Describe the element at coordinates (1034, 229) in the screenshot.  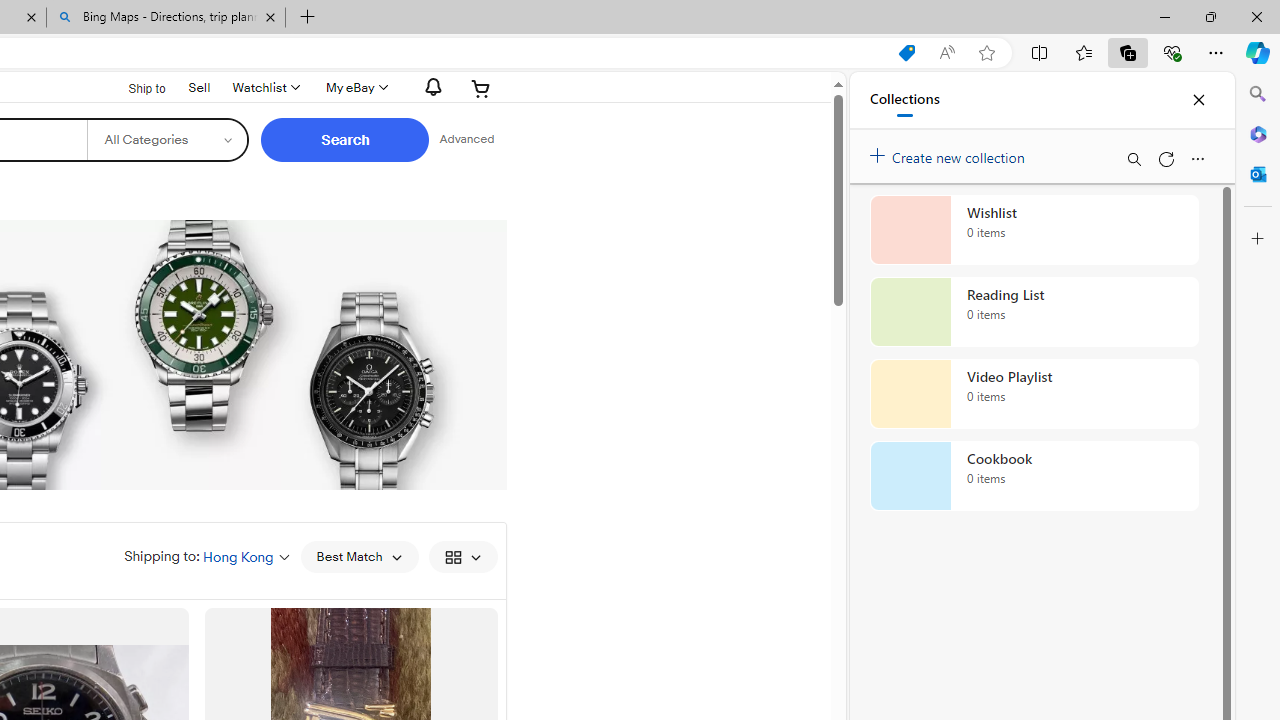
I see `'Wishlist collection, 0 items'` at that location.